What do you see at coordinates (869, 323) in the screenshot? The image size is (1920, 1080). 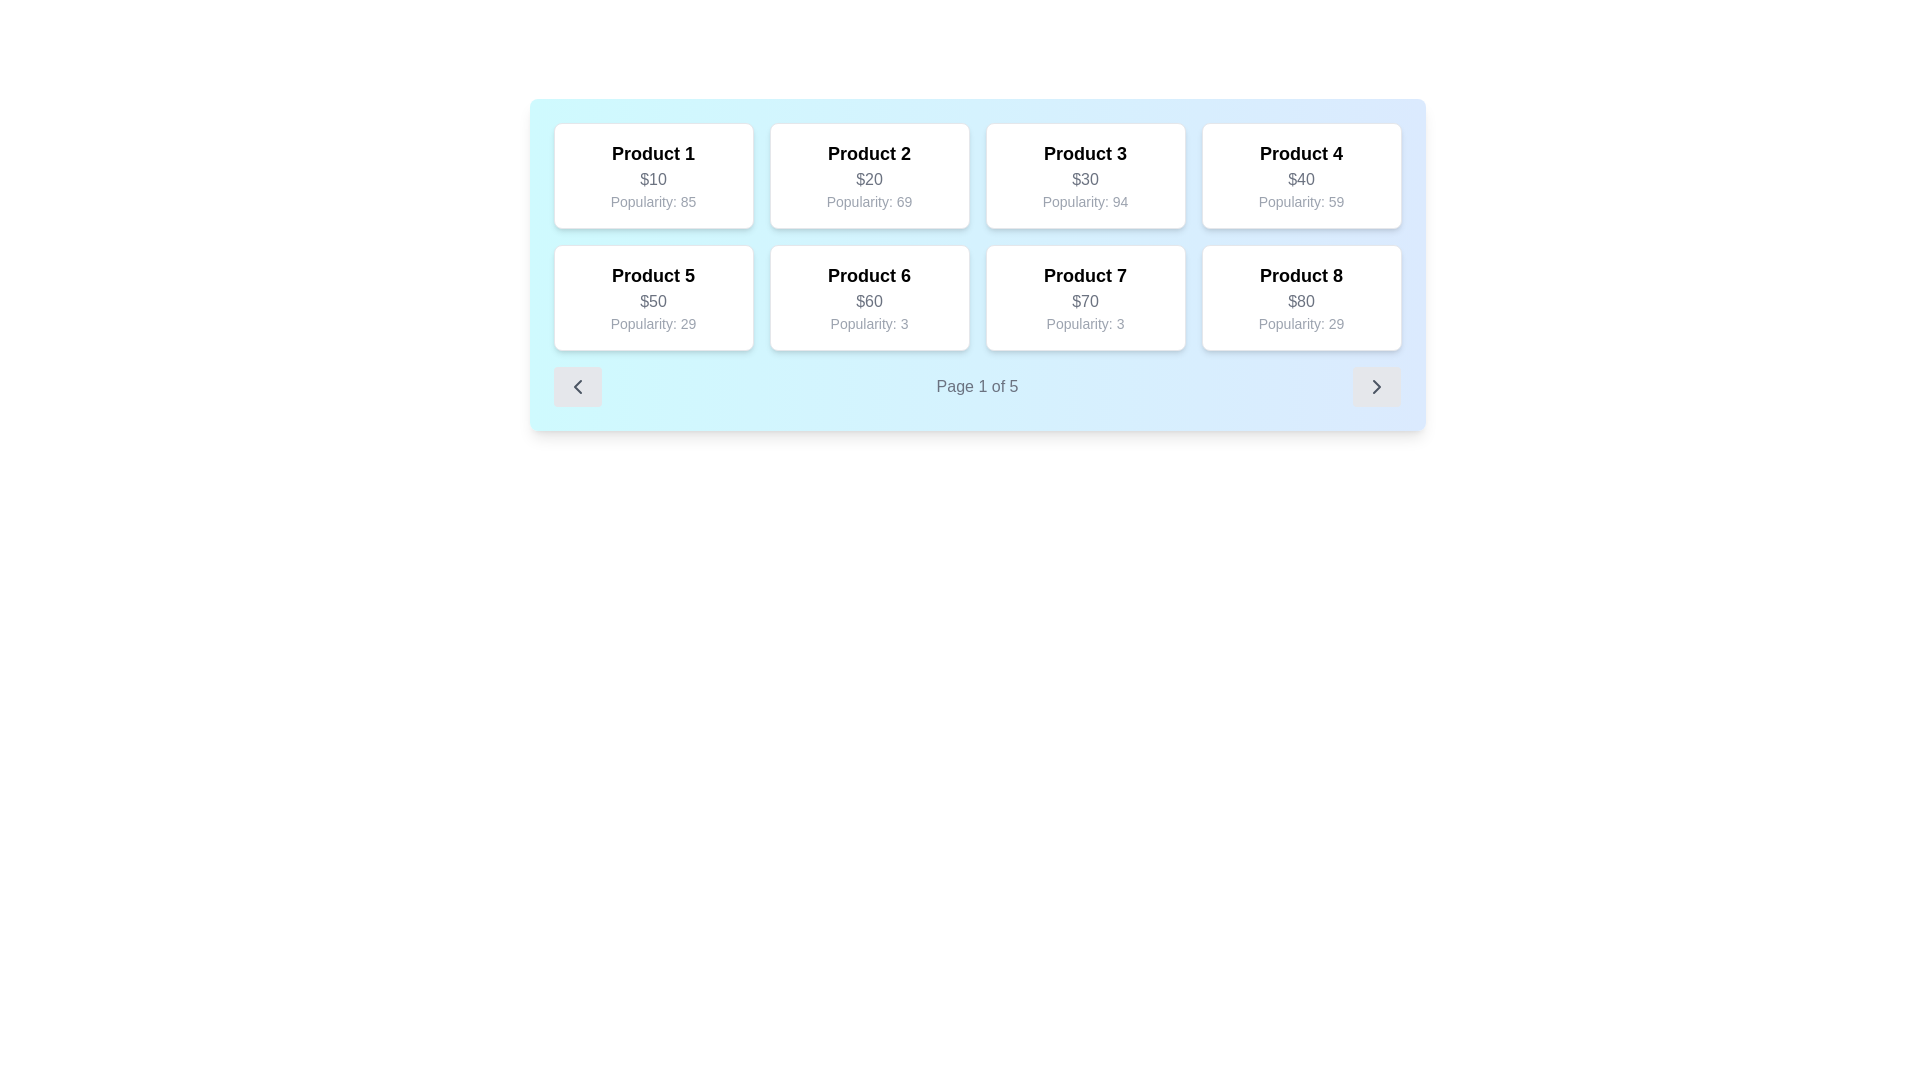 I see `the informational text label displaying the popularity rating of 'Product 6', located in the center of the third row of the grid layout, below 'Product 6' and '$60'` at bounding box center [869, 323].